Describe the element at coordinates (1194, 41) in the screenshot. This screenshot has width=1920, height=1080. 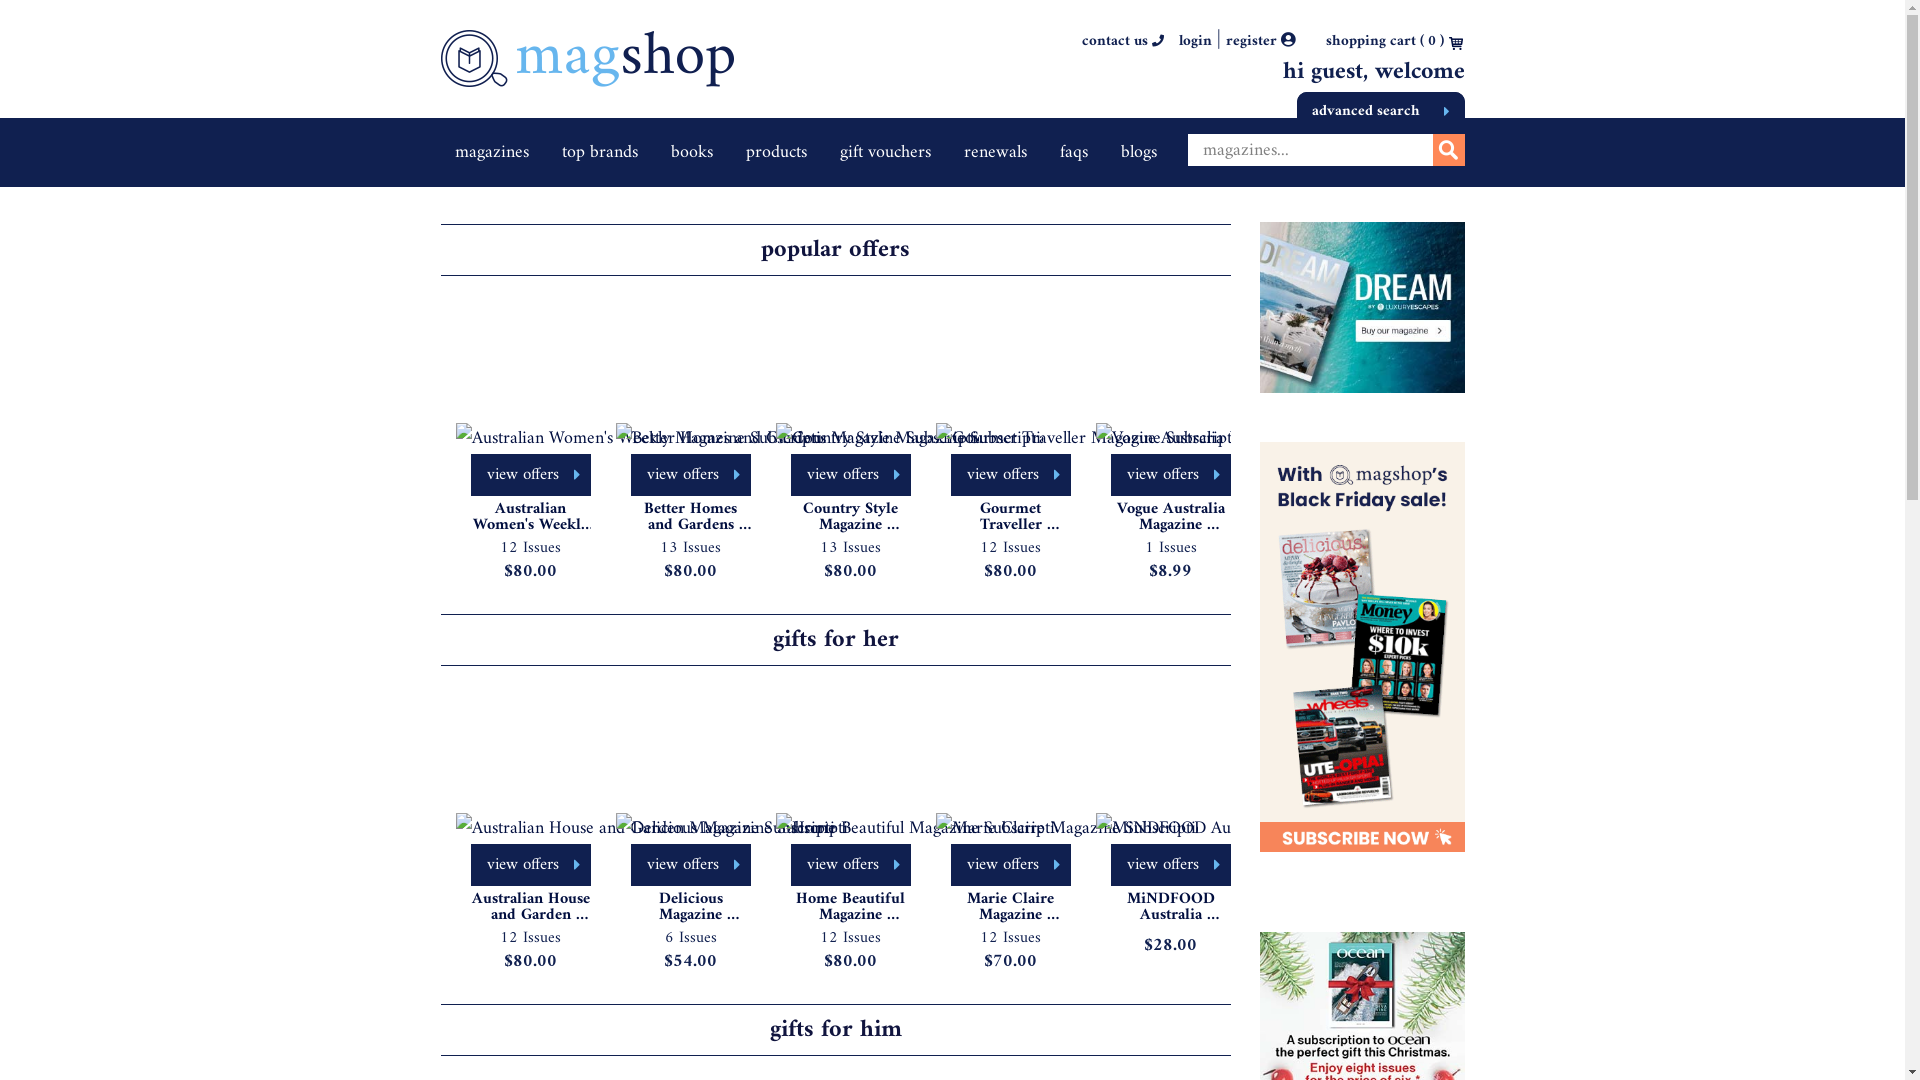
I see `'login'` at that location.